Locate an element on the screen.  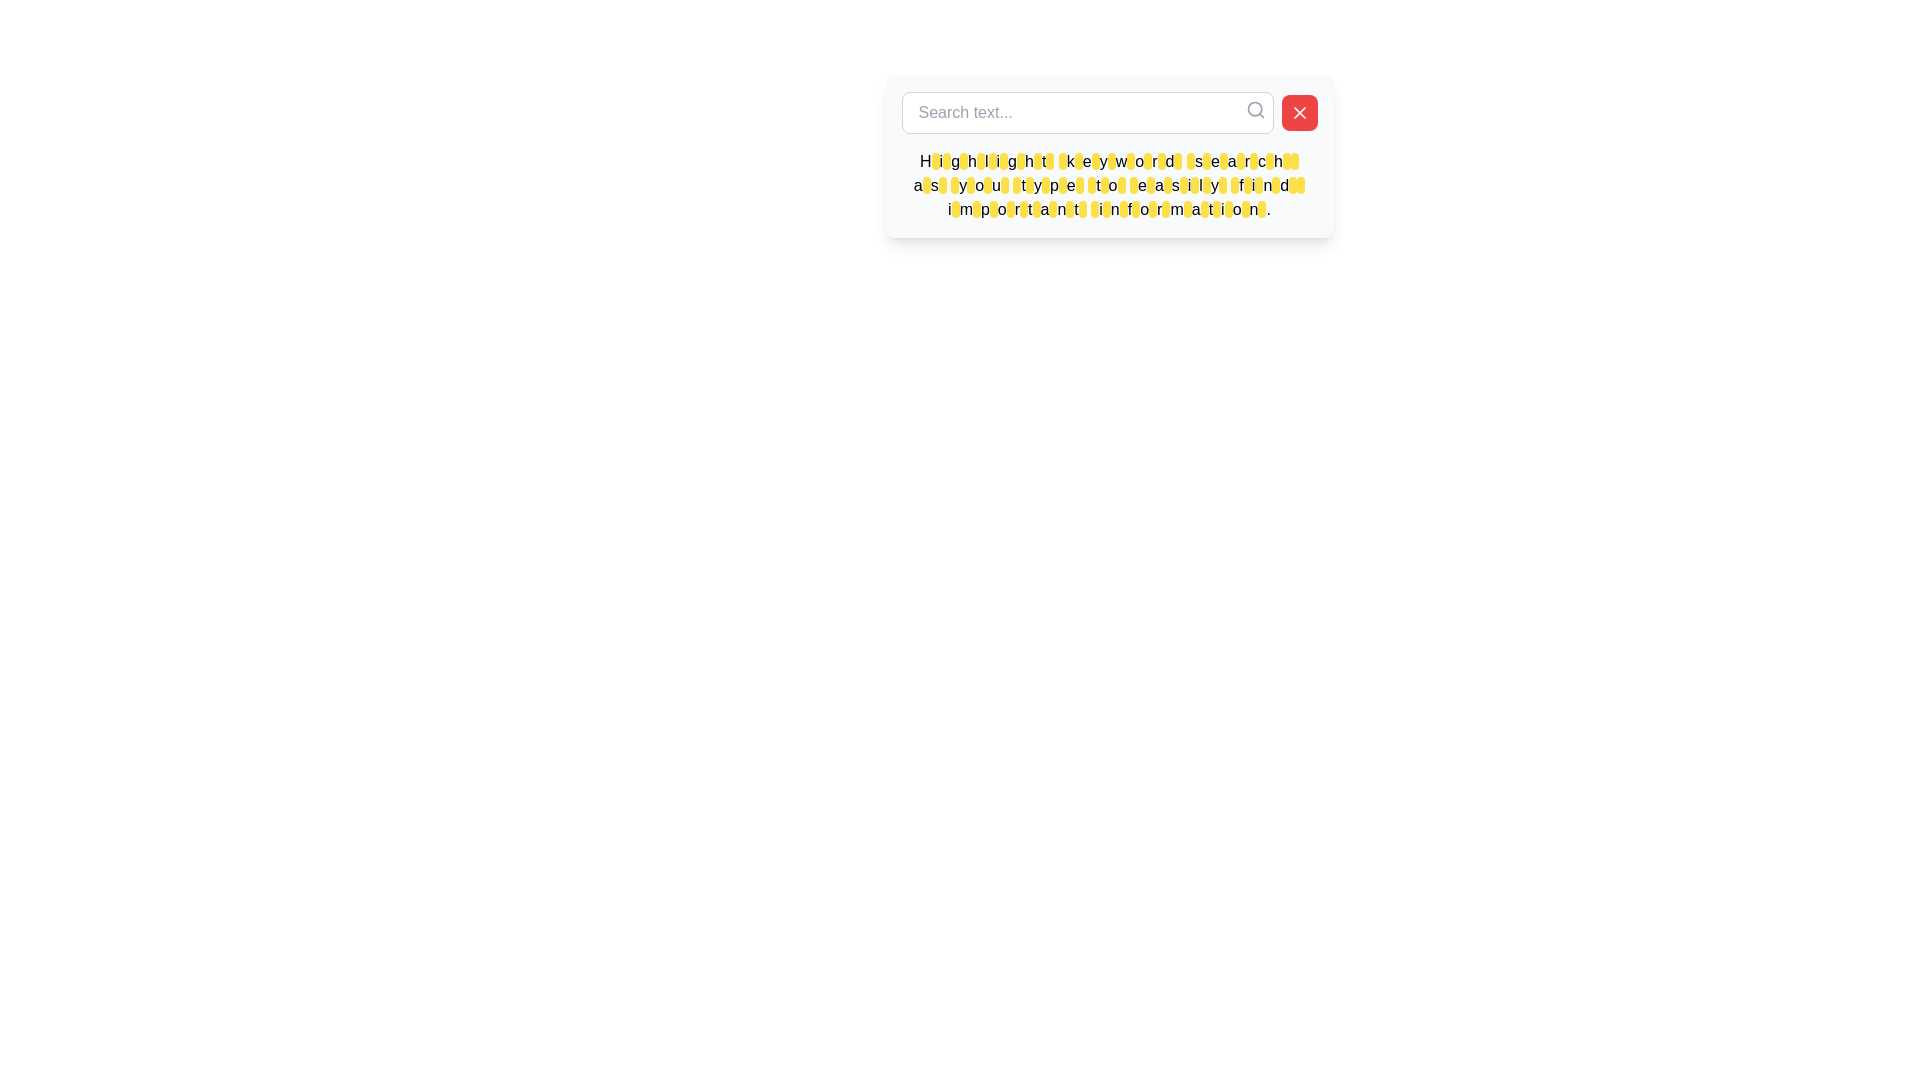
the Styling Marker, which is located in the middle right portion of a group of yellow-highlighted elements in the last row of a multi-line text block is located at coordinates (1105, 209).